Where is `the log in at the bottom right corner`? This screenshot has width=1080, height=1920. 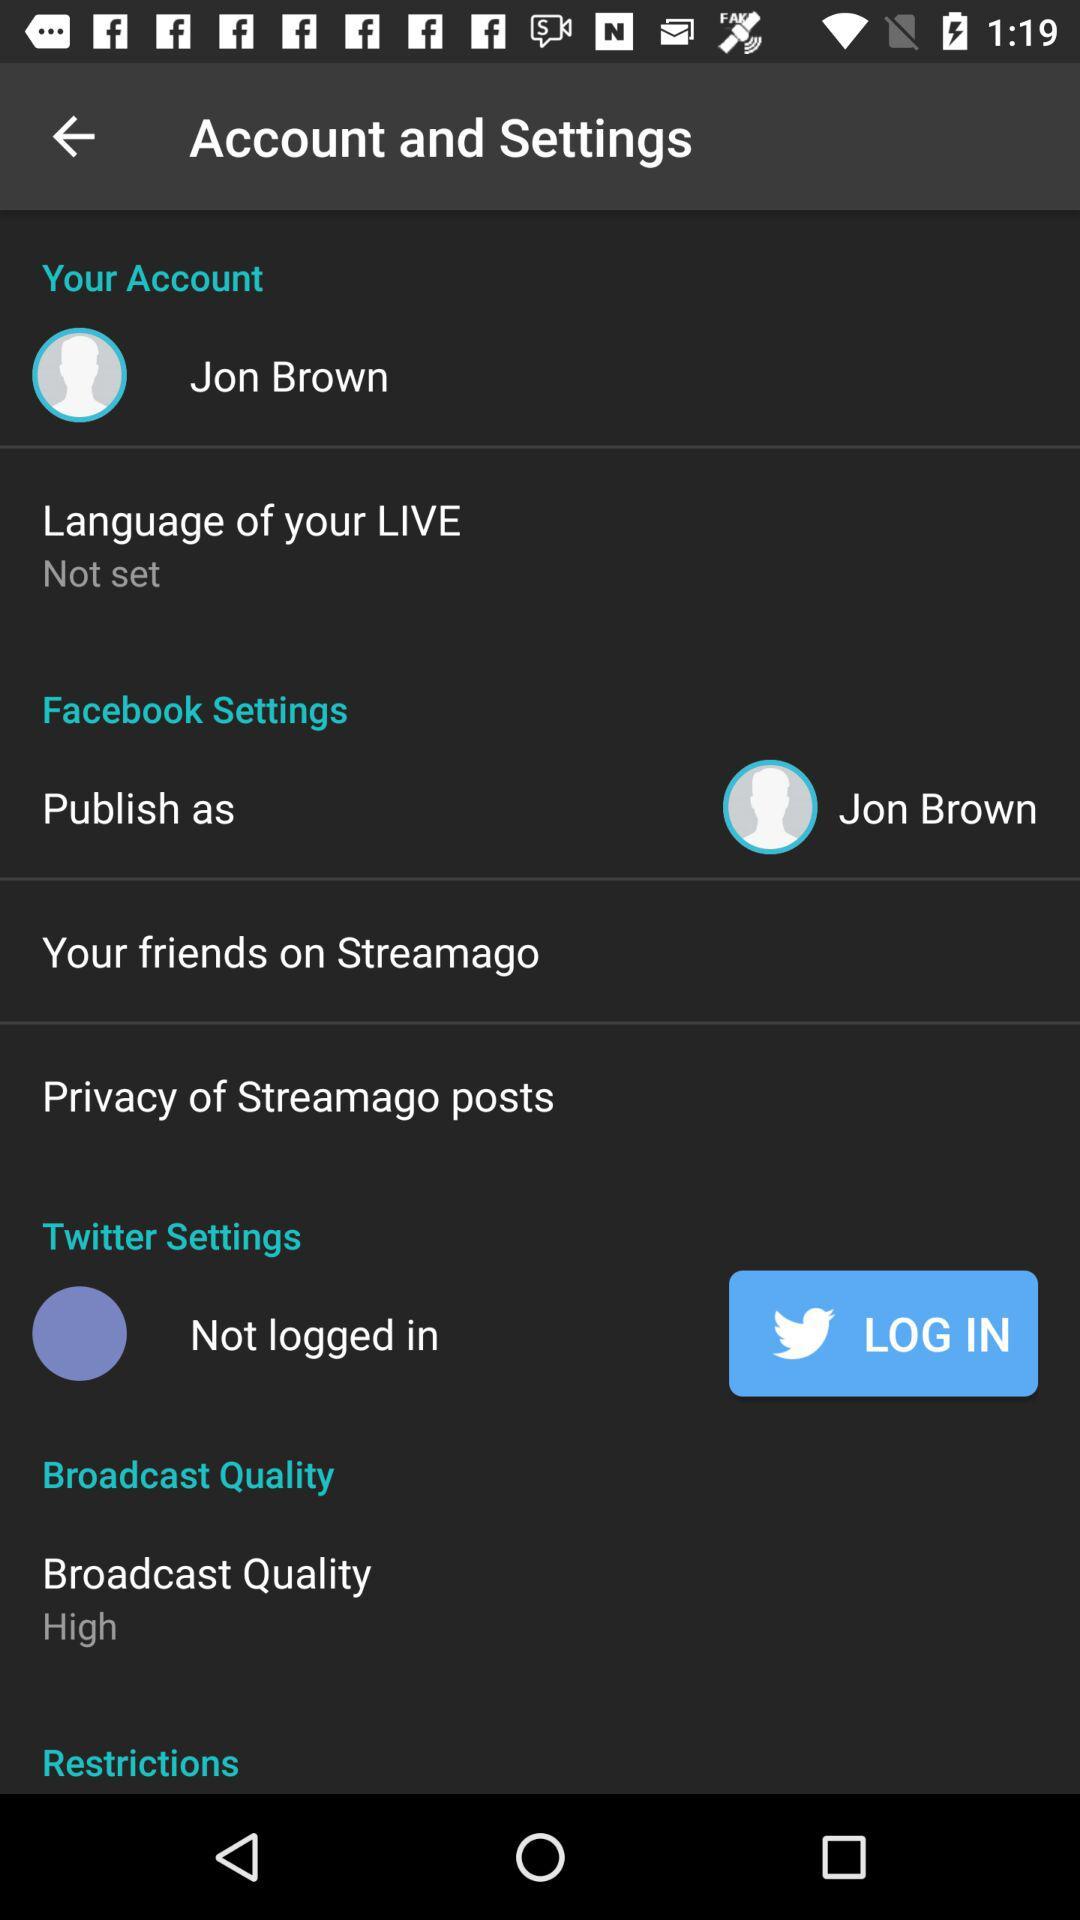
the log in at the bottom right corner is located at coordinates (882, 1333).